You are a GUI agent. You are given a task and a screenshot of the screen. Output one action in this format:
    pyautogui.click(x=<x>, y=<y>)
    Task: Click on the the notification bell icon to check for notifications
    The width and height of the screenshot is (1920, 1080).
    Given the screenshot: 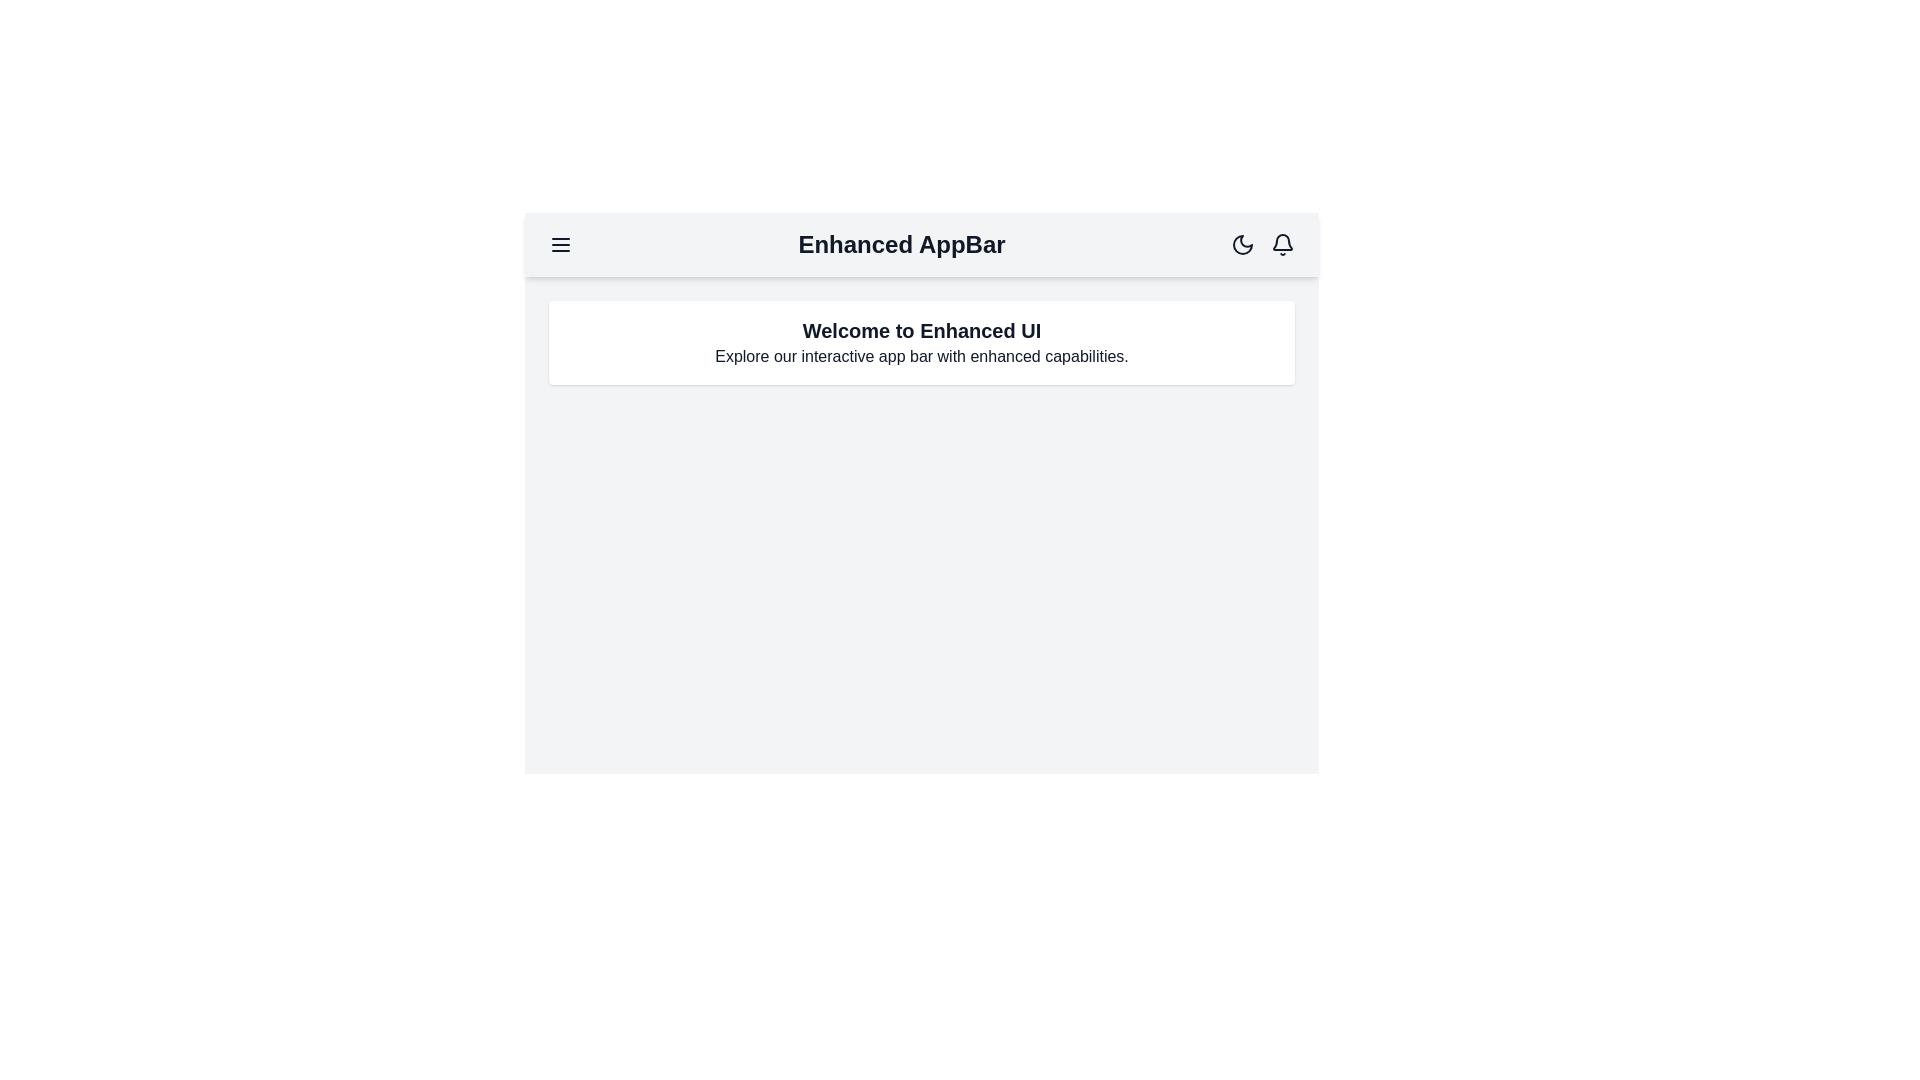 What is the action you would take?
    pyautogui.click(x=1282, y=244)
    